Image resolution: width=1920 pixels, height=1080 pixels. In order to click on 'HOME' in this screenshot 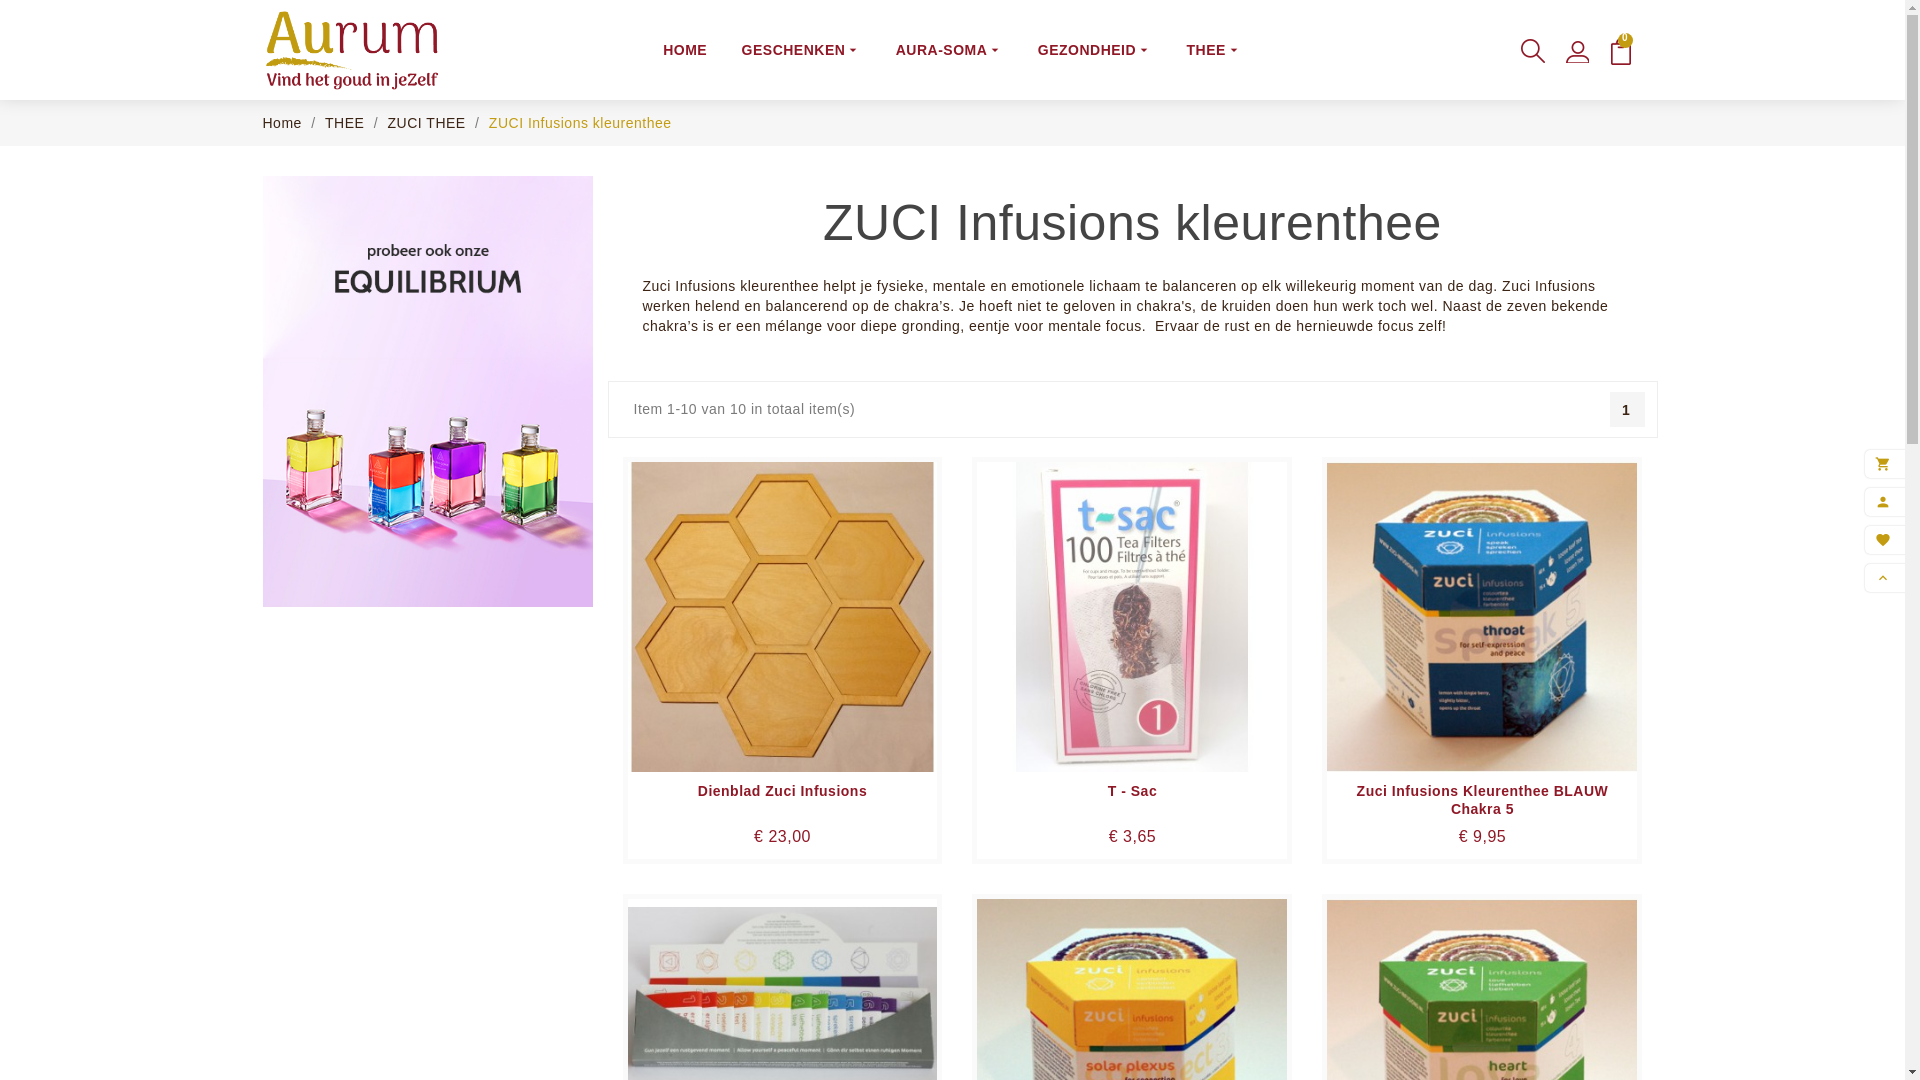, I will do `click(685, 49)`.